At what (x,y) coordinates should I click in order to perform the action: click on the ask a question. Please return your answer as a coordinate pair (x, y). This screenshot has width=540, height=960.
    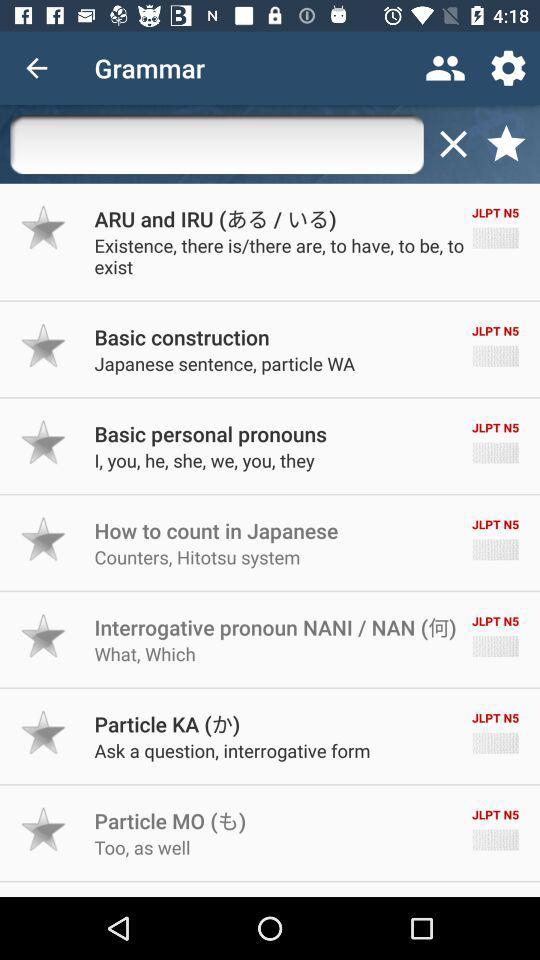
    Looking at the image, I should click on (231, 749).